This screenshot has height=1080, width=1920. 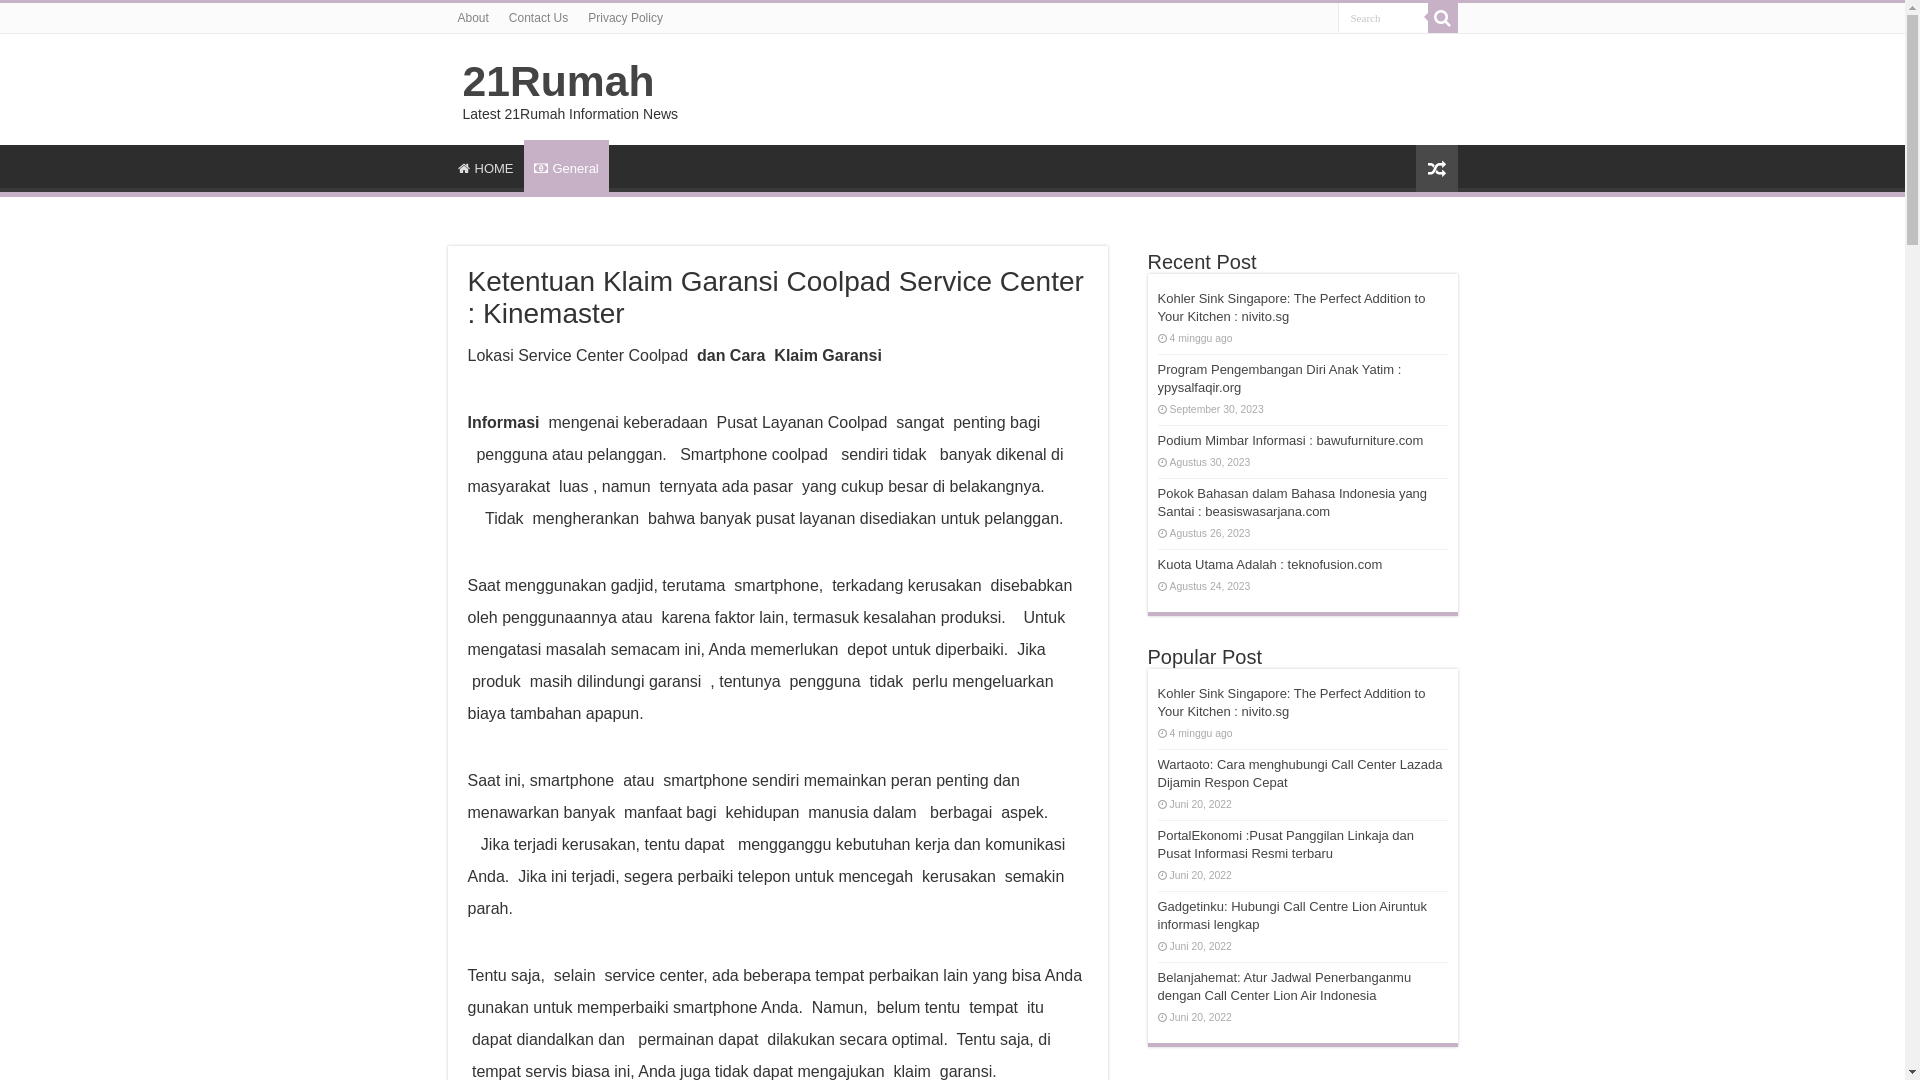 I want to click on 'Program Pengembangan Diri Anak Yatim : ypysalfaqir.org', so click(x=1280, y=378).